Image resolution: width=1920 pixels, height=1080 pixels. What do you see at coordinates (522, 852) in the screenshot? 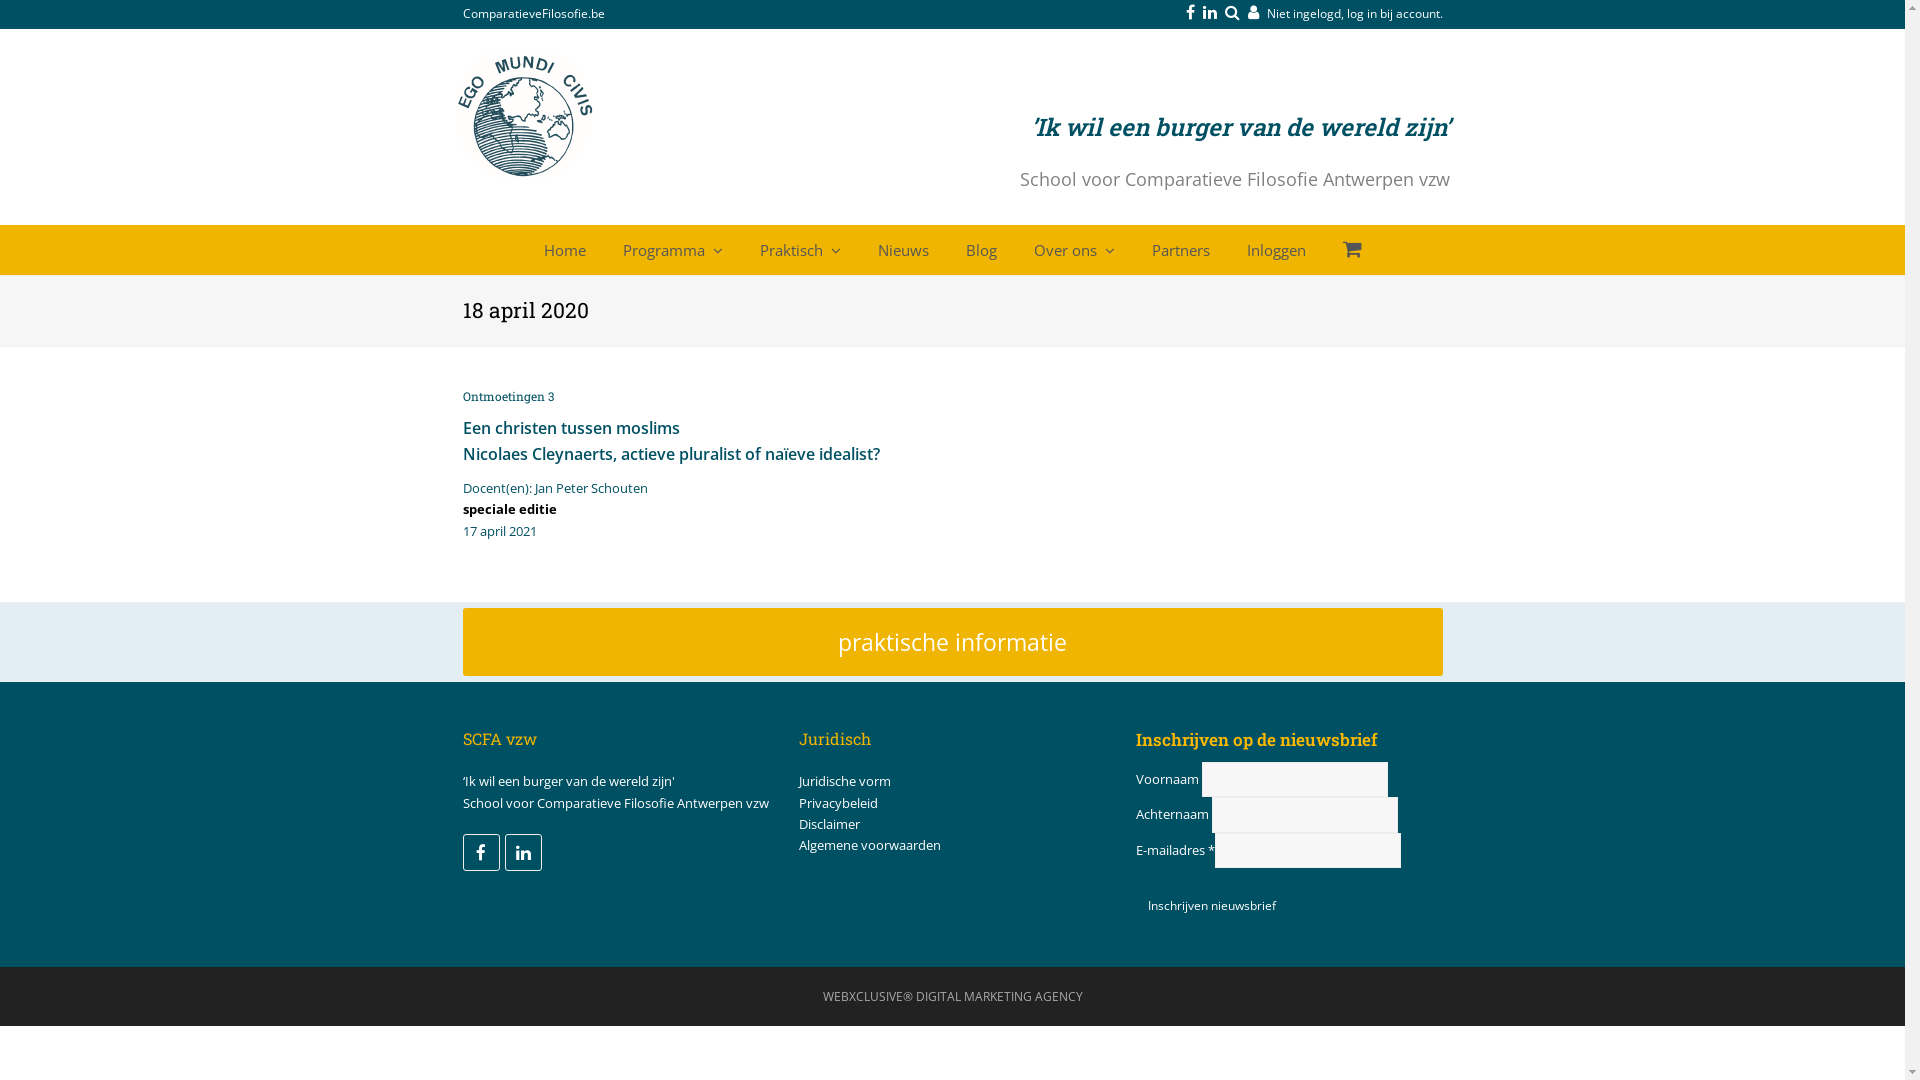
I see `'LinkedIn'` at bounding box center [522, 852].